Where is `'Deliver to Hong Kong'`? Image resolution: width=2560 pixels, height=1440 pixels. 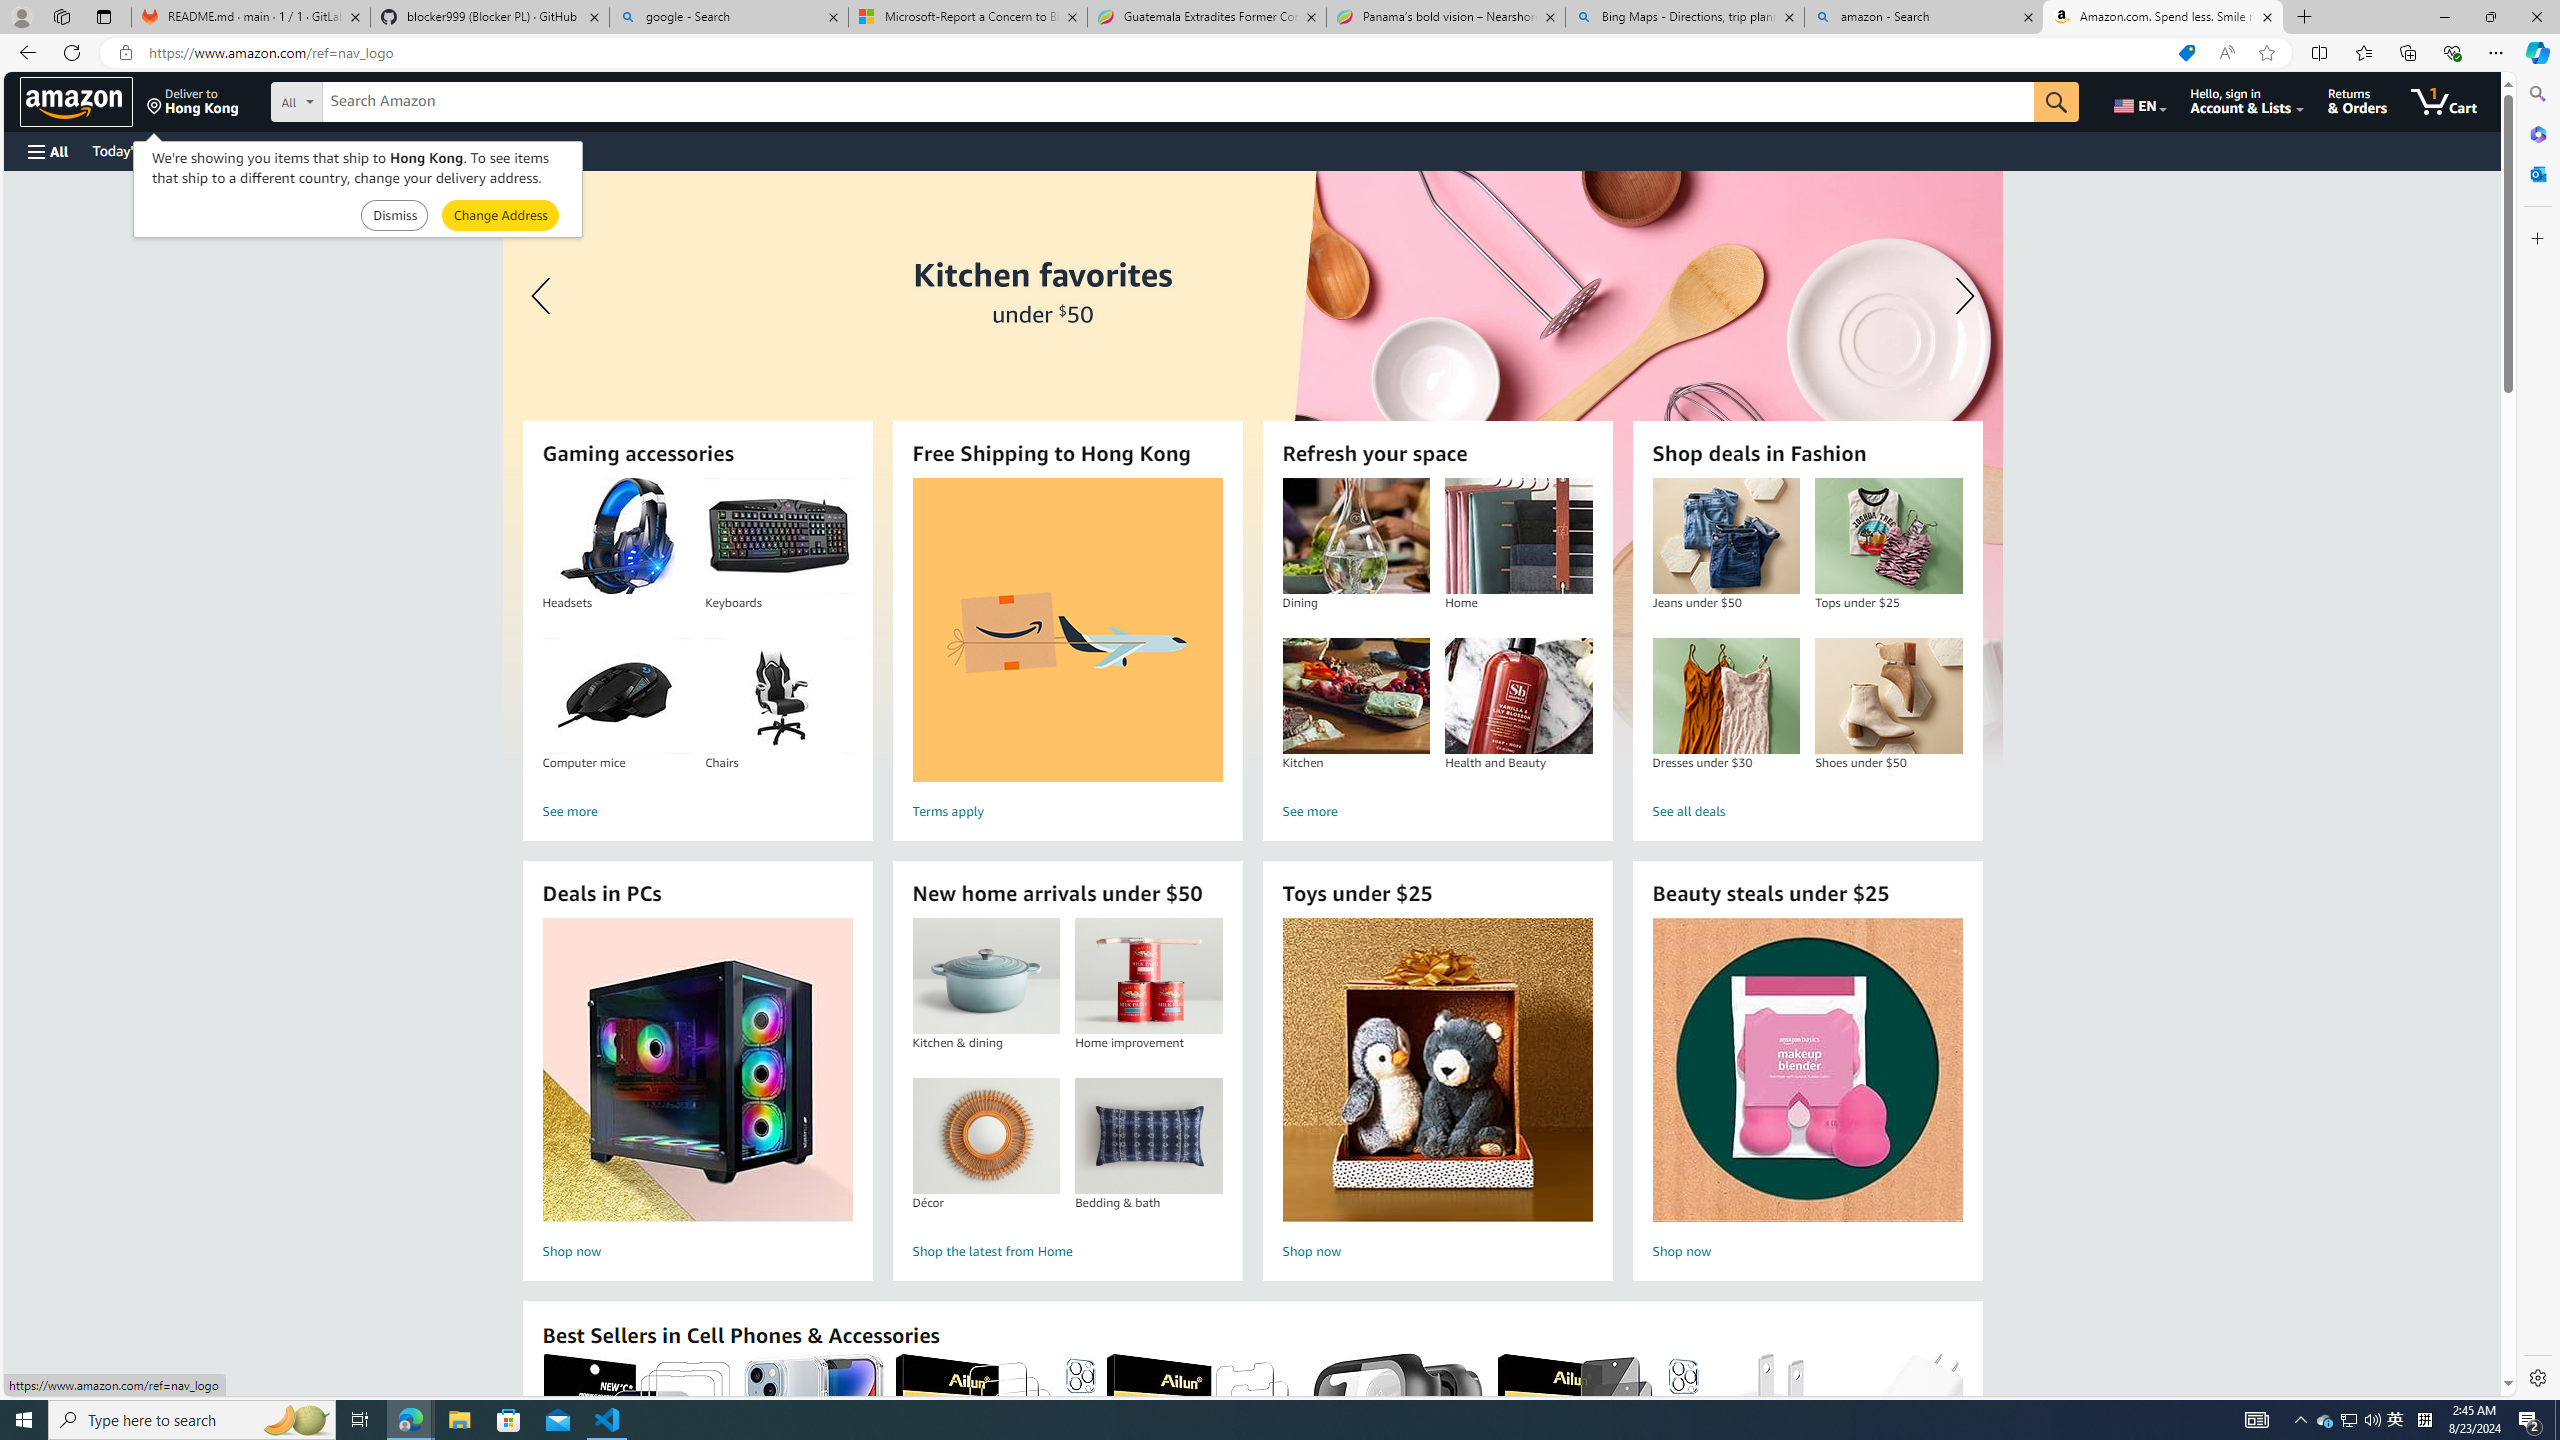 'Deliver to Hong Kong' is located at coordinates (192, 100).